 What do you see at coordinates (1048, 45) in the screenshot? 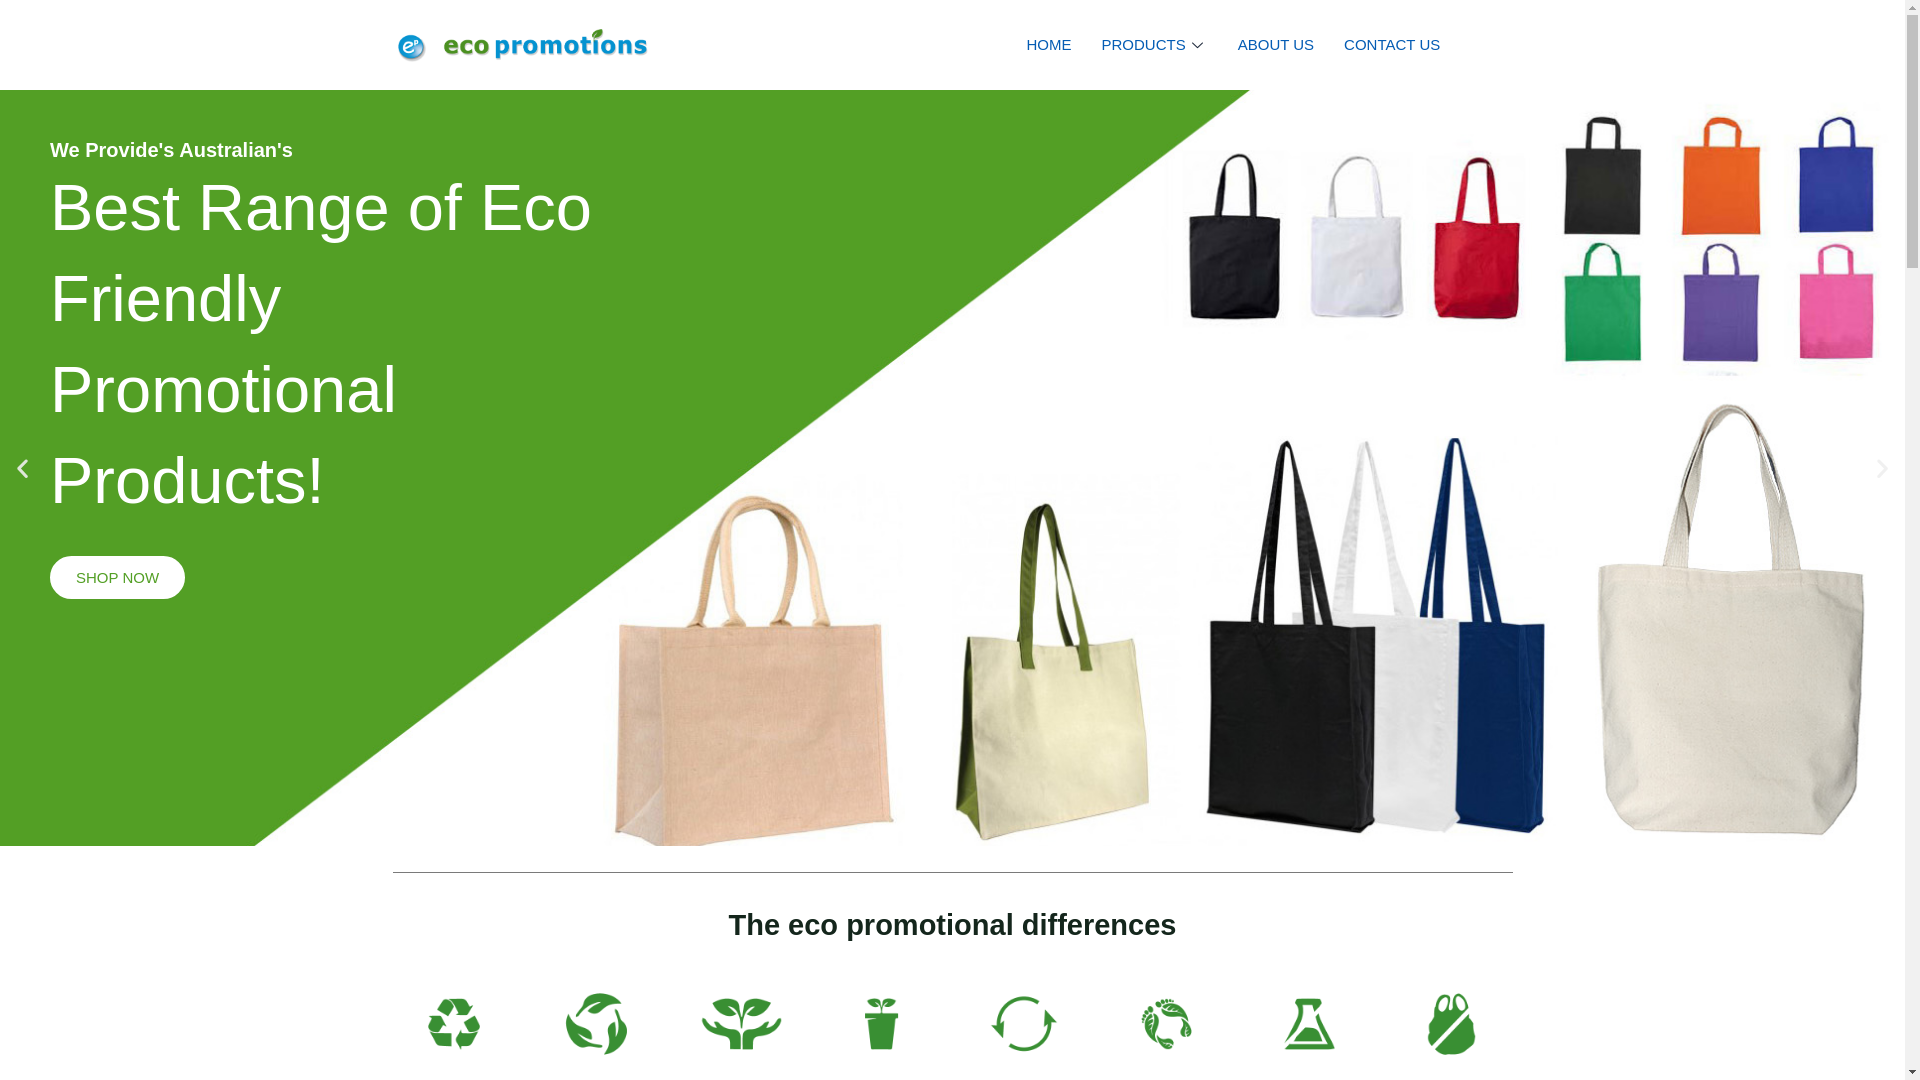
I see `'HOME'` at bounding box center [1048, 45].